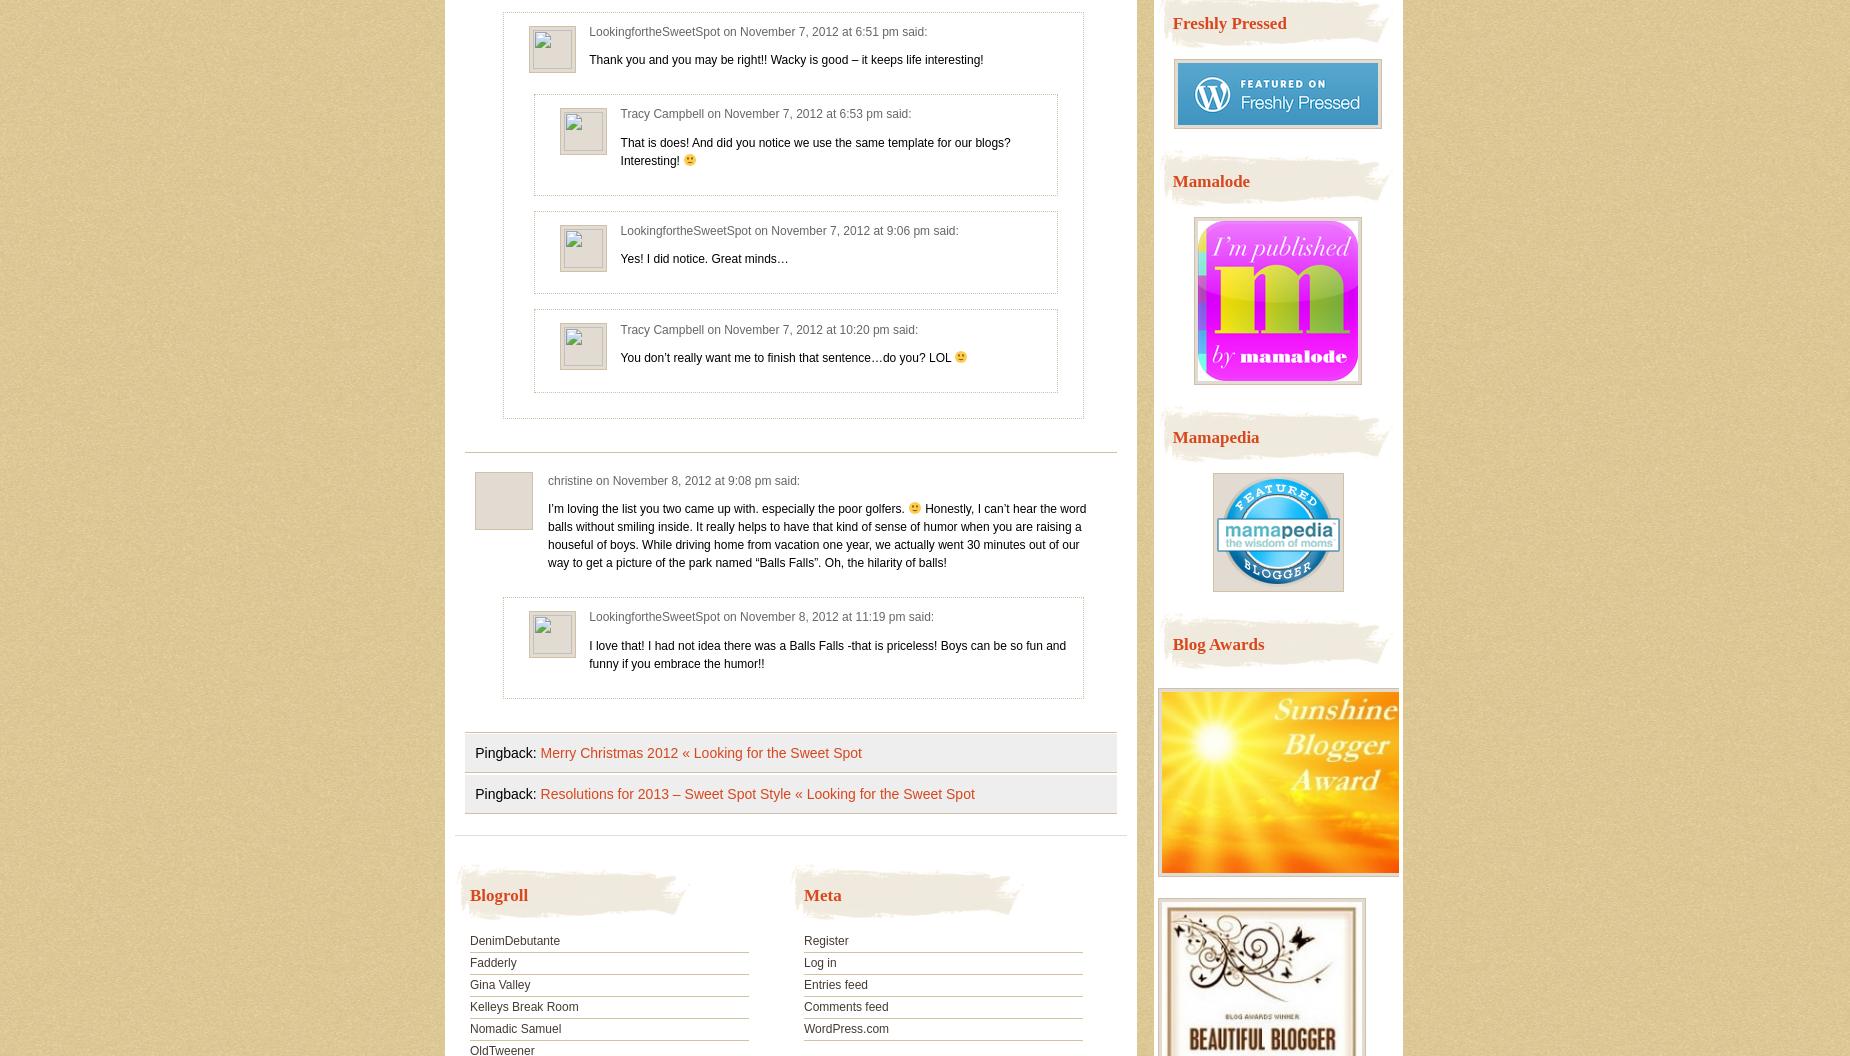 The height and width of the screenshot is (1056, 1850). Describe the element at coordinates (619, 151) in the screenshot. I see `'That is does! And did you notice we use the same template for our blogs? Interesting!'` at that location.